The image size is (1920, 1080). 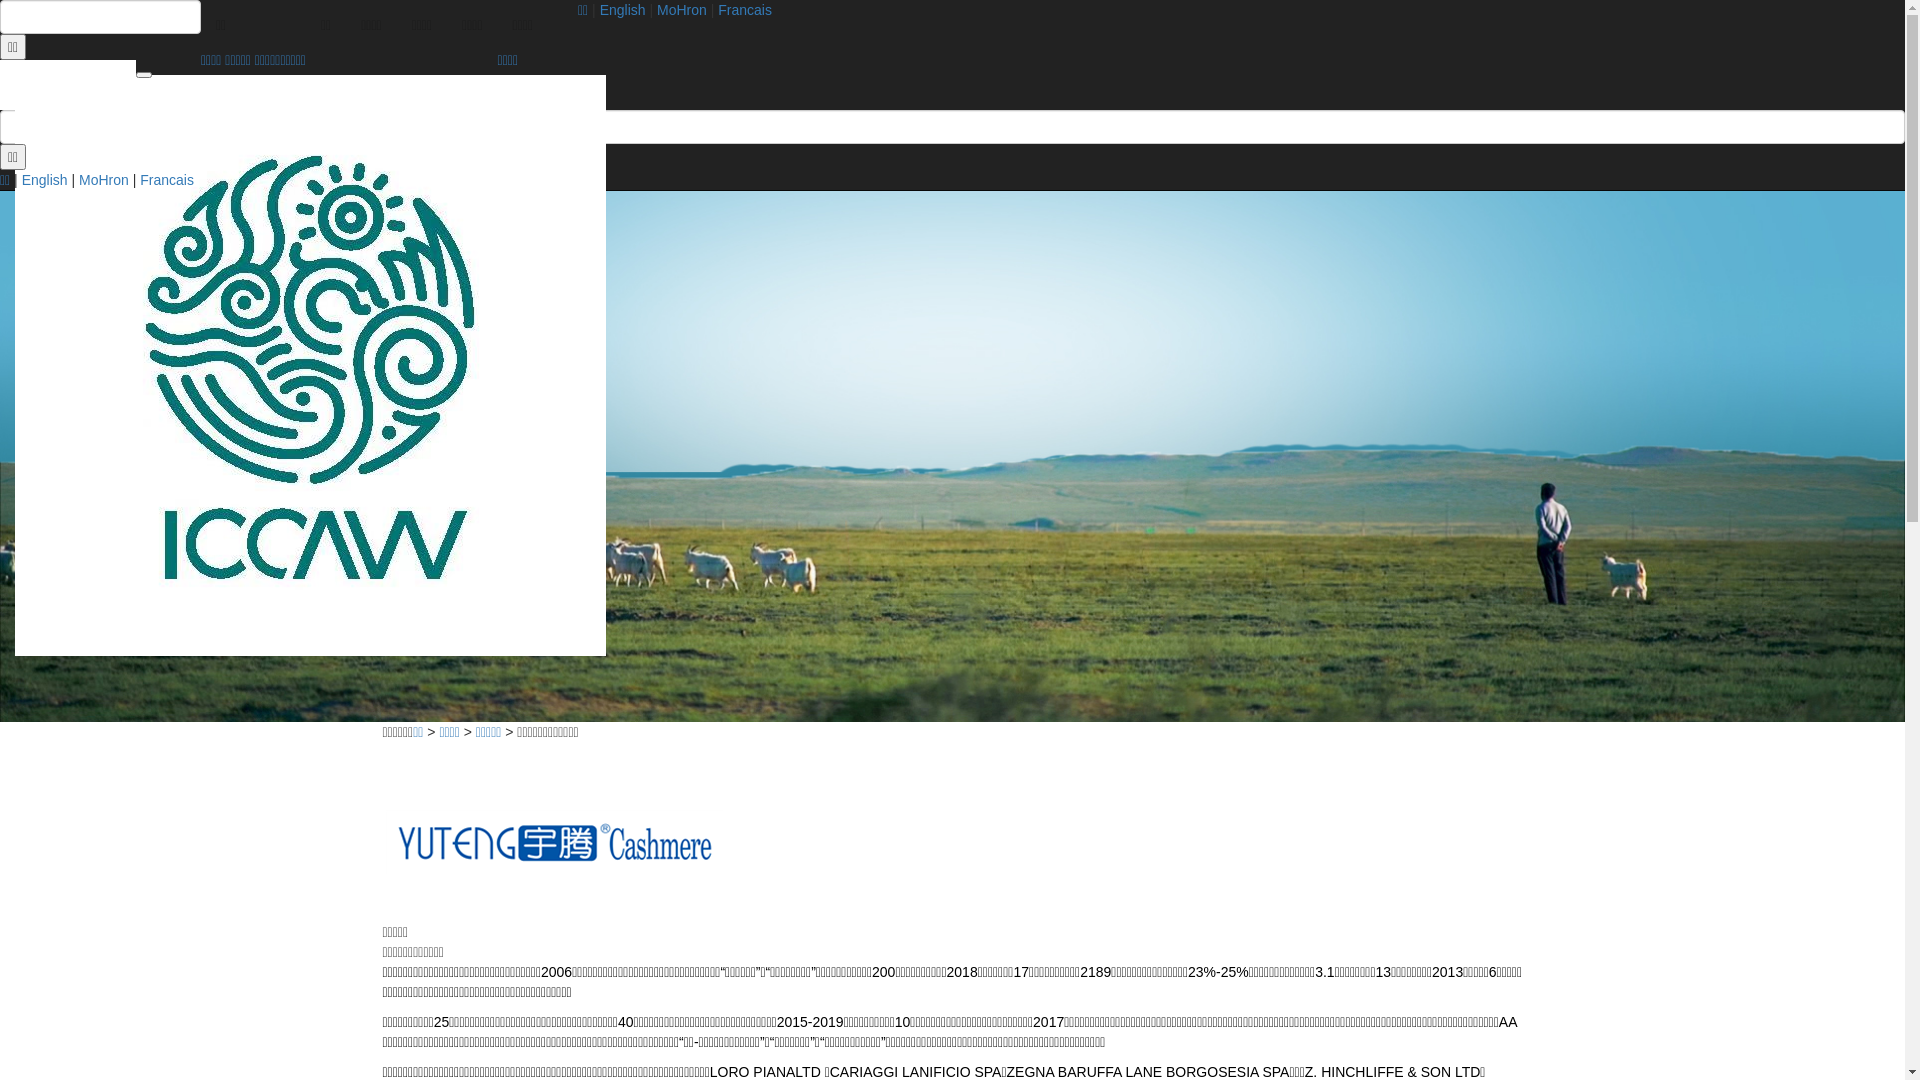 I want to click on 'Francais', so click(x=167, y=180).